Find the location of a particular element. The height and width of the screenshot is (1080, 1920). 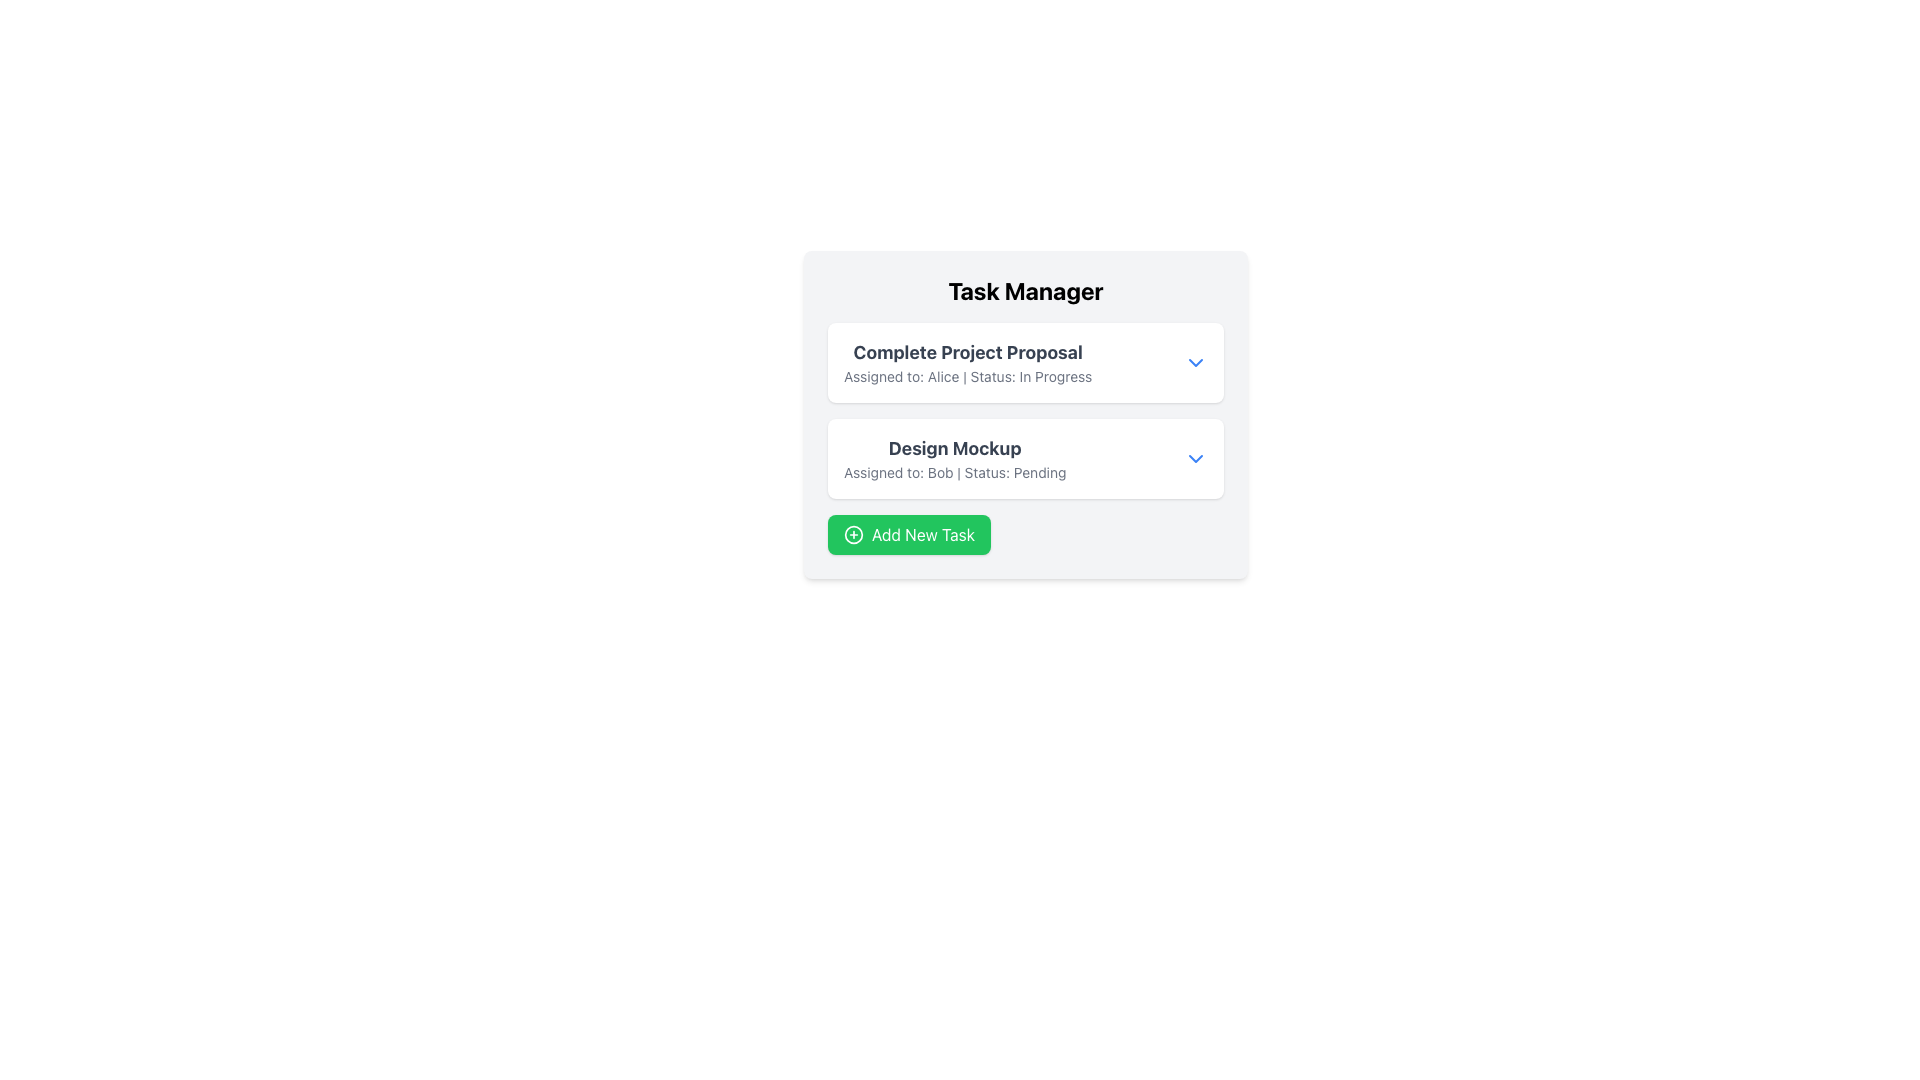

the task card component in the Task Manager that provides information about the task title, assignee, and status, located under the 'Complete Project Proposal' card is located at coordinates (1026, 459).